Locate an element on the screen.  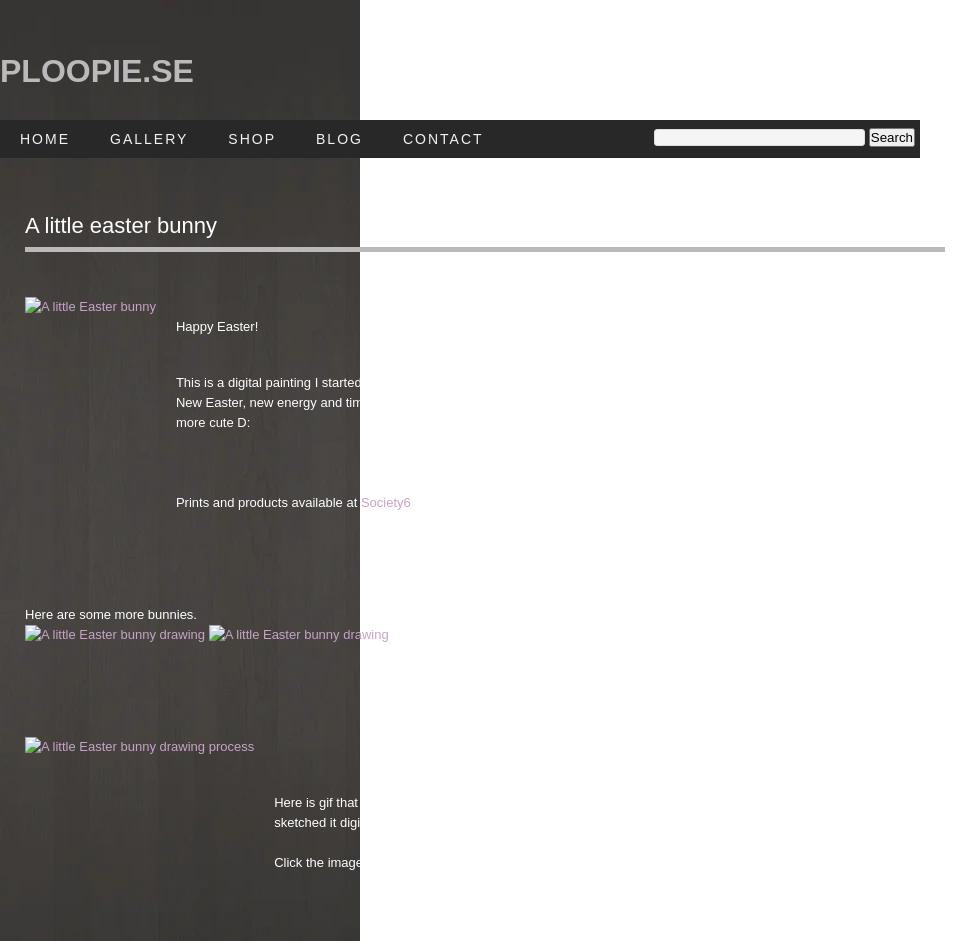
'Blog' is located at coordinates (339, 137).